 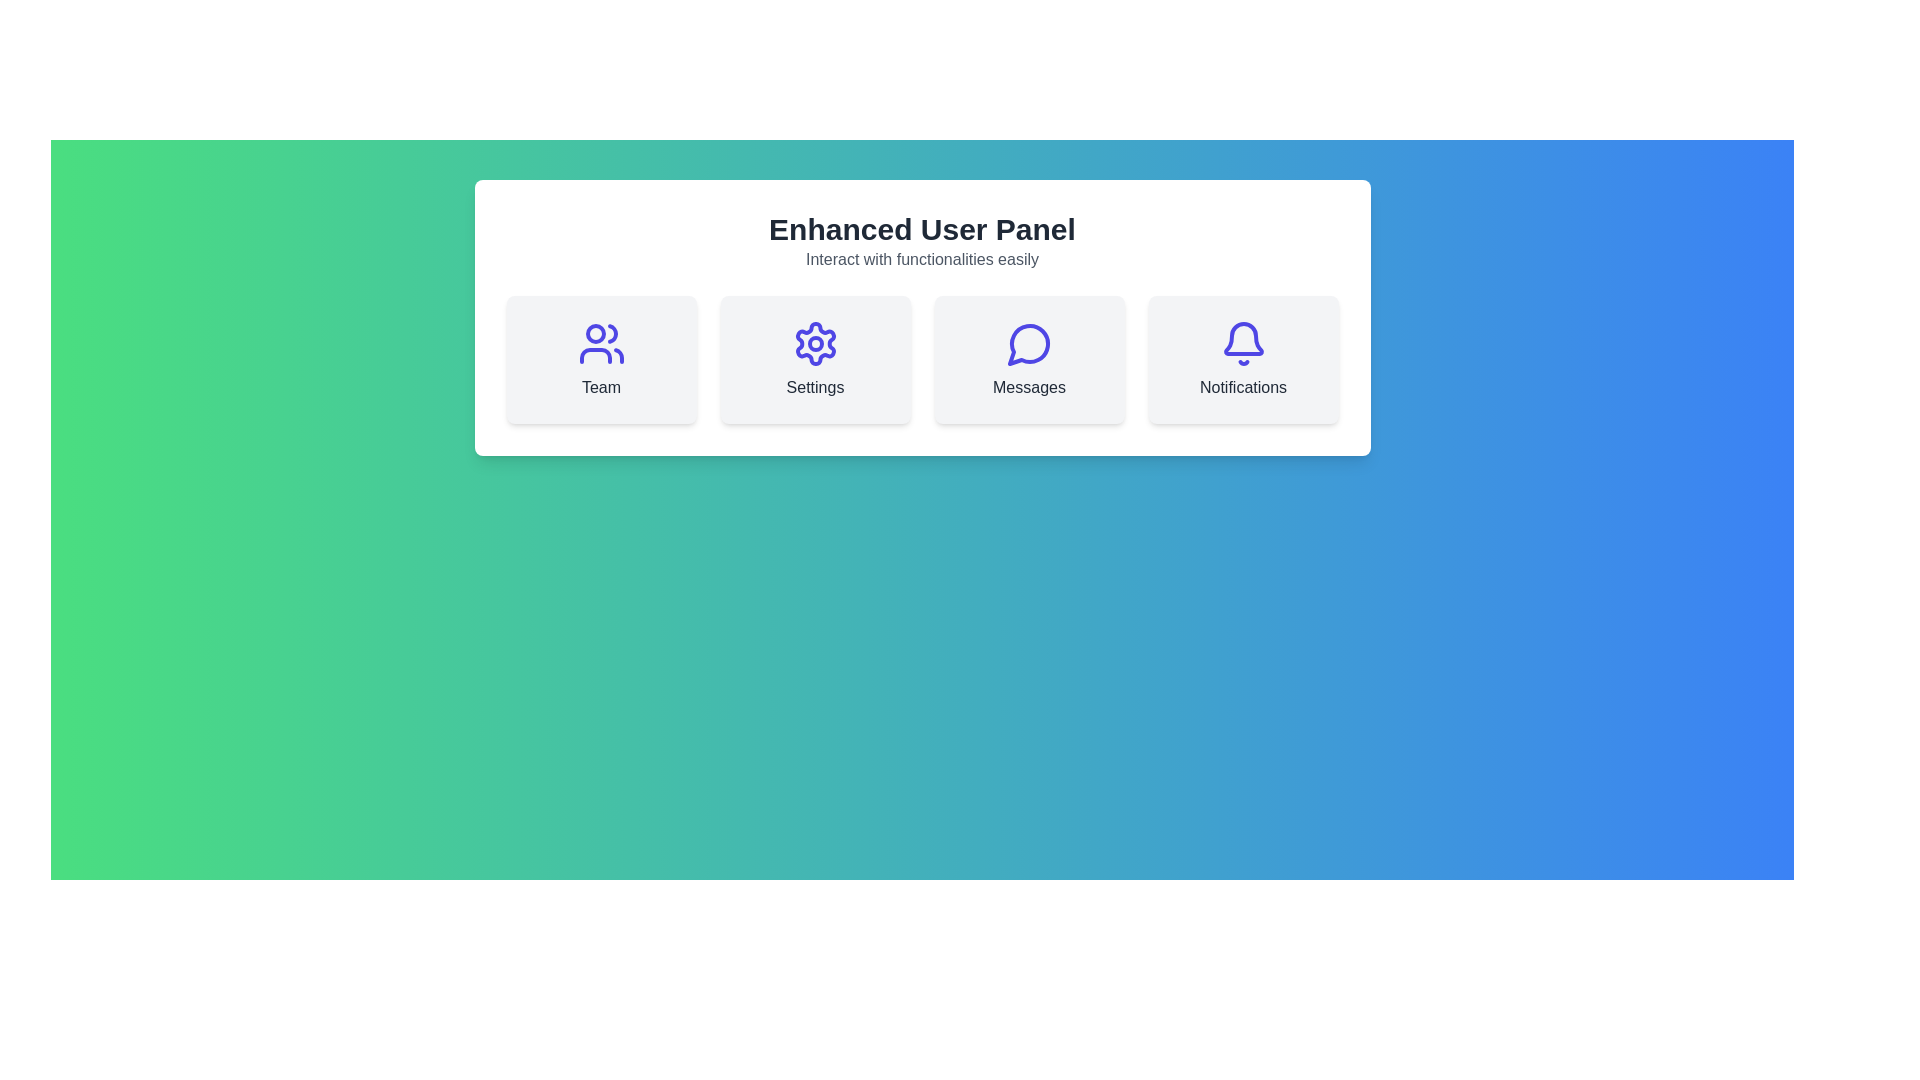 What do you see at coordinates (1028, 343) in the screenshot?
I see `the 'Messages' graphical icon, which is visually representative of the messaging functionality within the interface, located in the third section of a grid layout` at bounding box center [1028, 343].